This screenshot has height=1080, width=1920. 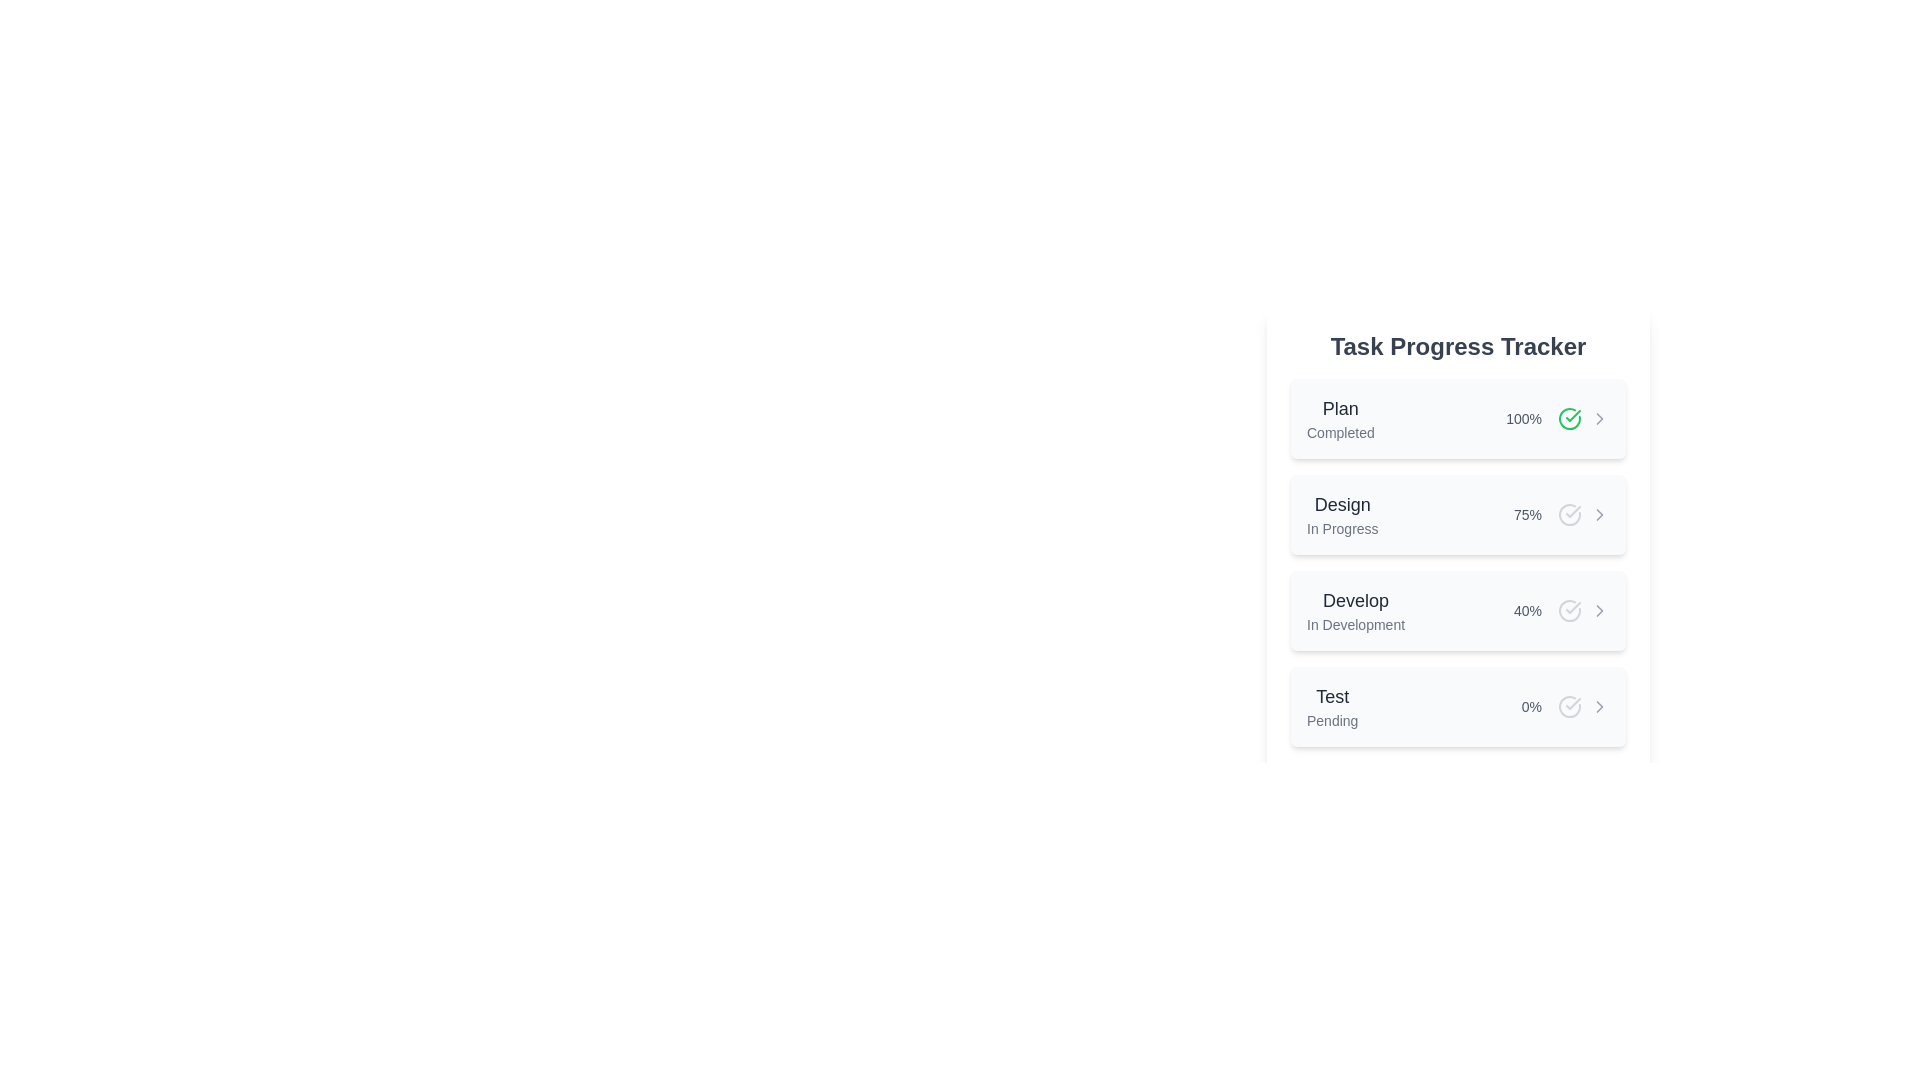 What do you see at coordinates (1458, 563) in the screenshot?
I see `the task progress representation that shows the current status as 'In Progress' and completion percentage as '75%' for the 'Design' task` at bounding box center [1458, 563].